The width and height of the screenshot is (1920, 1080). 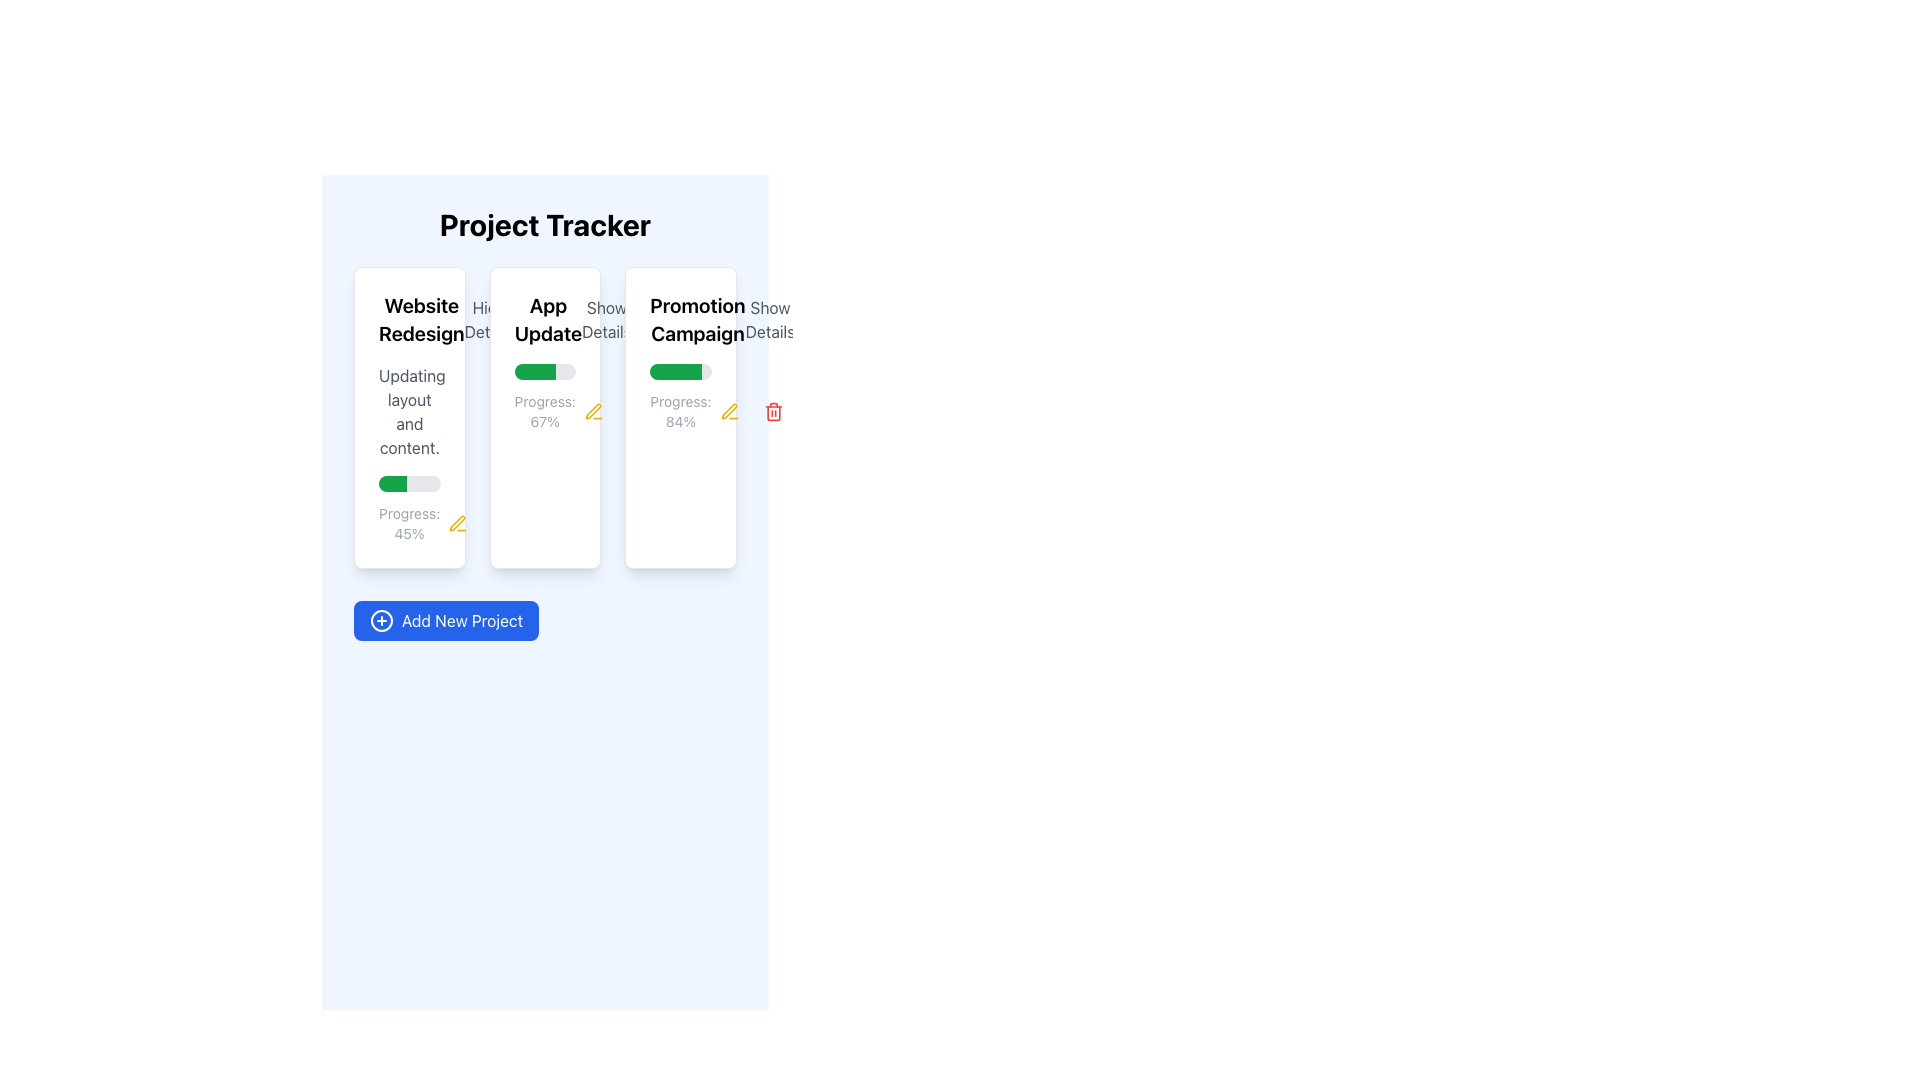 What do you see at coordinates (382, 620) in the screenshot?
I see `the blue circular icon with a white plus symbol located on the left side of the 'Add New Project' button` at bounding box center [382, 620].